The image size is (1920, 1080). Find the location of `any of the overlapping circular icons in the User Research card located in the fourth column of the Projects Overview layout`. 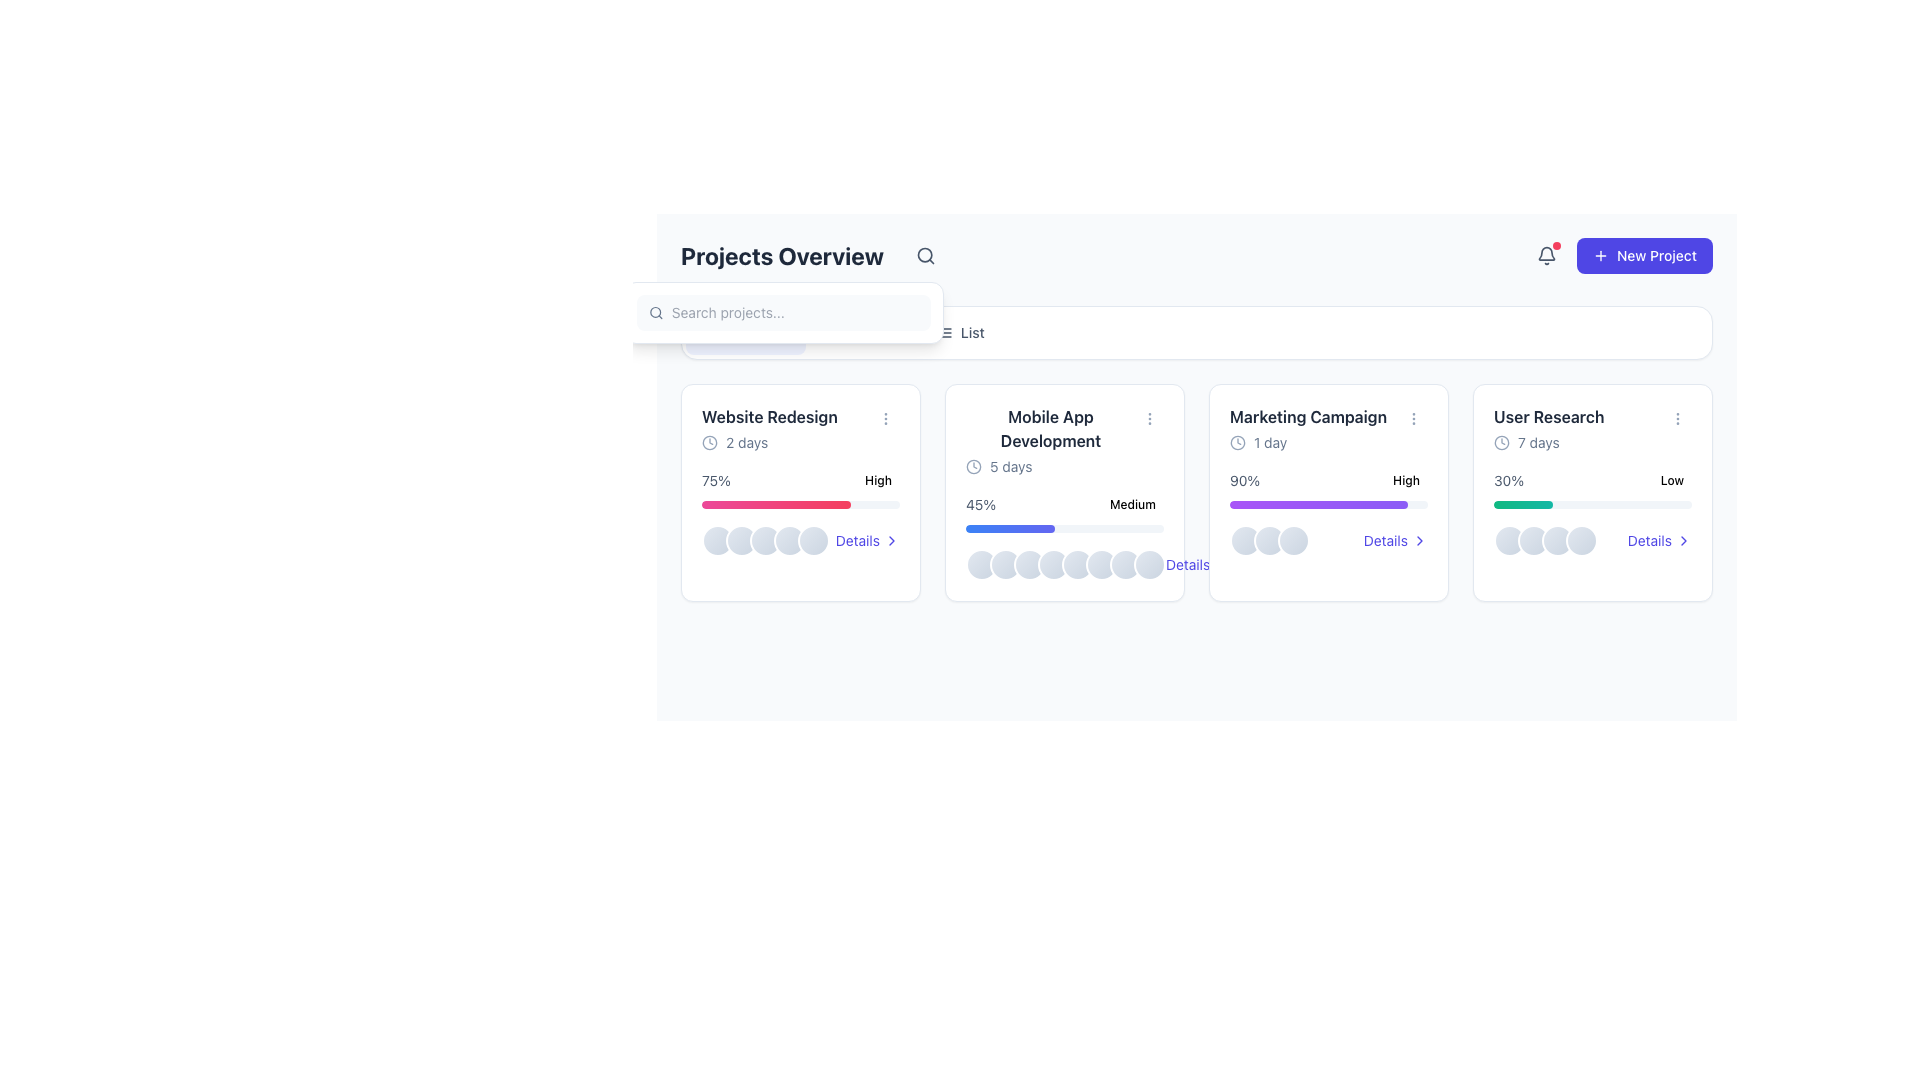

any of the overlapping circular icons in the User Research card located in the fourth column of the Projects Overview layout is located at coordinates (1544, 540).